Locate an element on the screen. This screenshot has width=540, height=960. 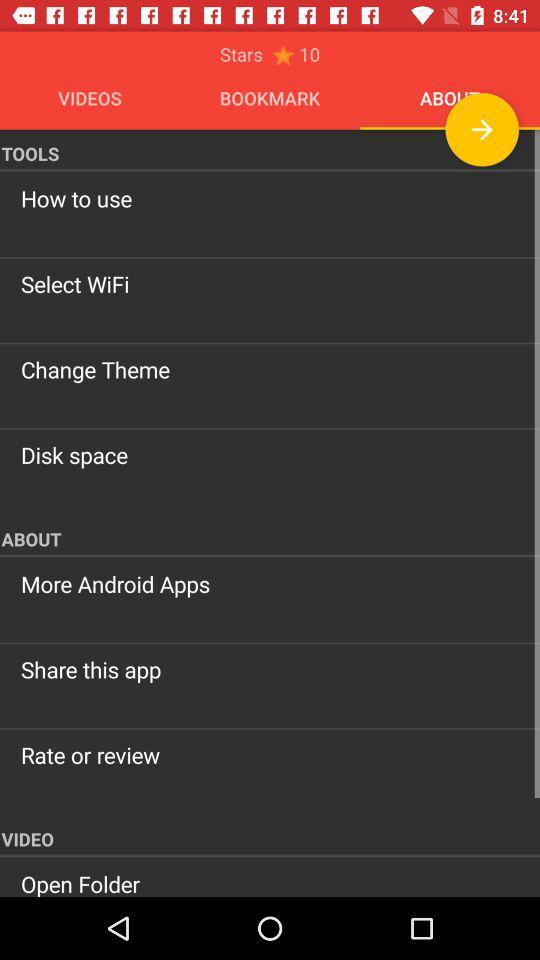
video item is located at coordinates (270, 836).